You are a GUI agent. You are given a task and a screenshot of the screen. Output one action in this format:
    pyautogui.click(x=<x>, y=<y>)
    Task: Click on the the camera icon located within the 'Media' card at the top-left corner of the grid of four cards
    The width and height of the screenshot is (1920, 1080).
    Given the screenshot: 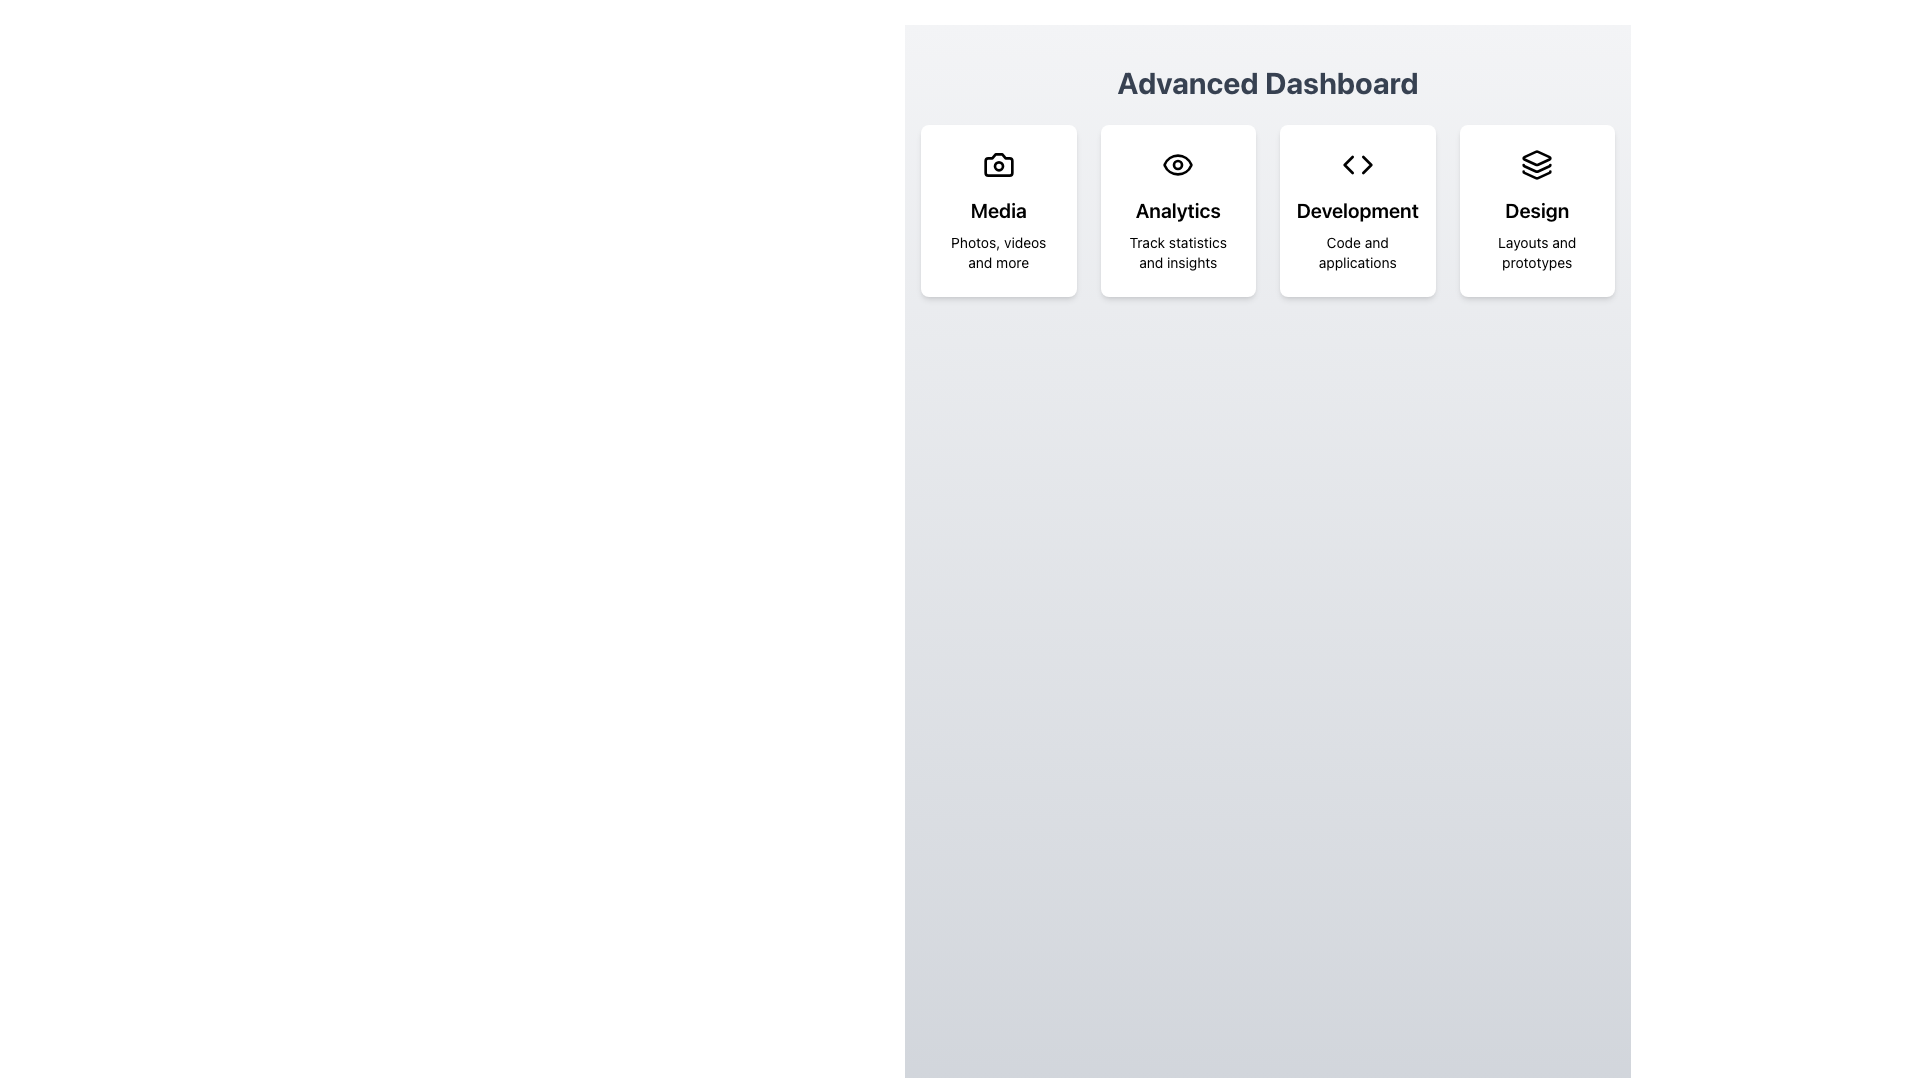 What is the action you would take?
    pyautogui.click(x=998, y=164)
    